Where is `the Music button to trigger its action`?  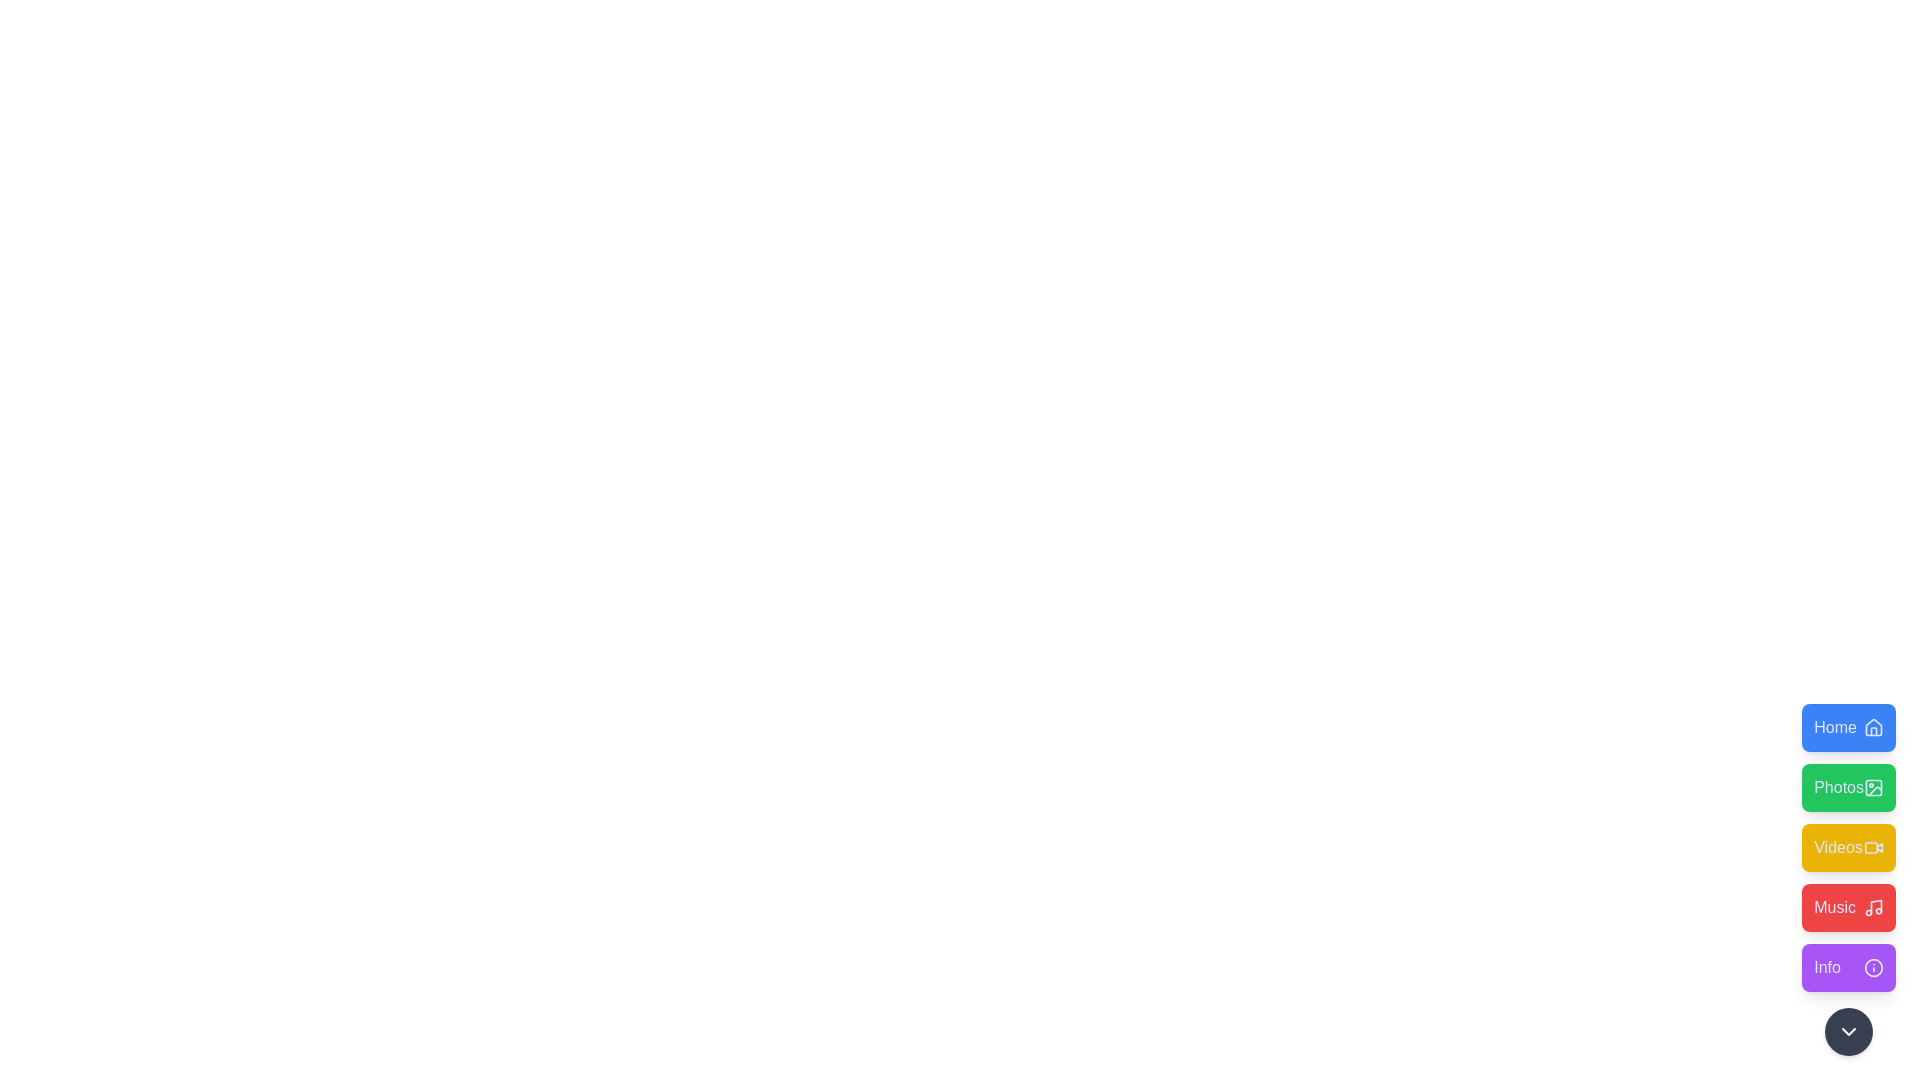
the Music button to trigger its action is located at coordinates (1847, 907).